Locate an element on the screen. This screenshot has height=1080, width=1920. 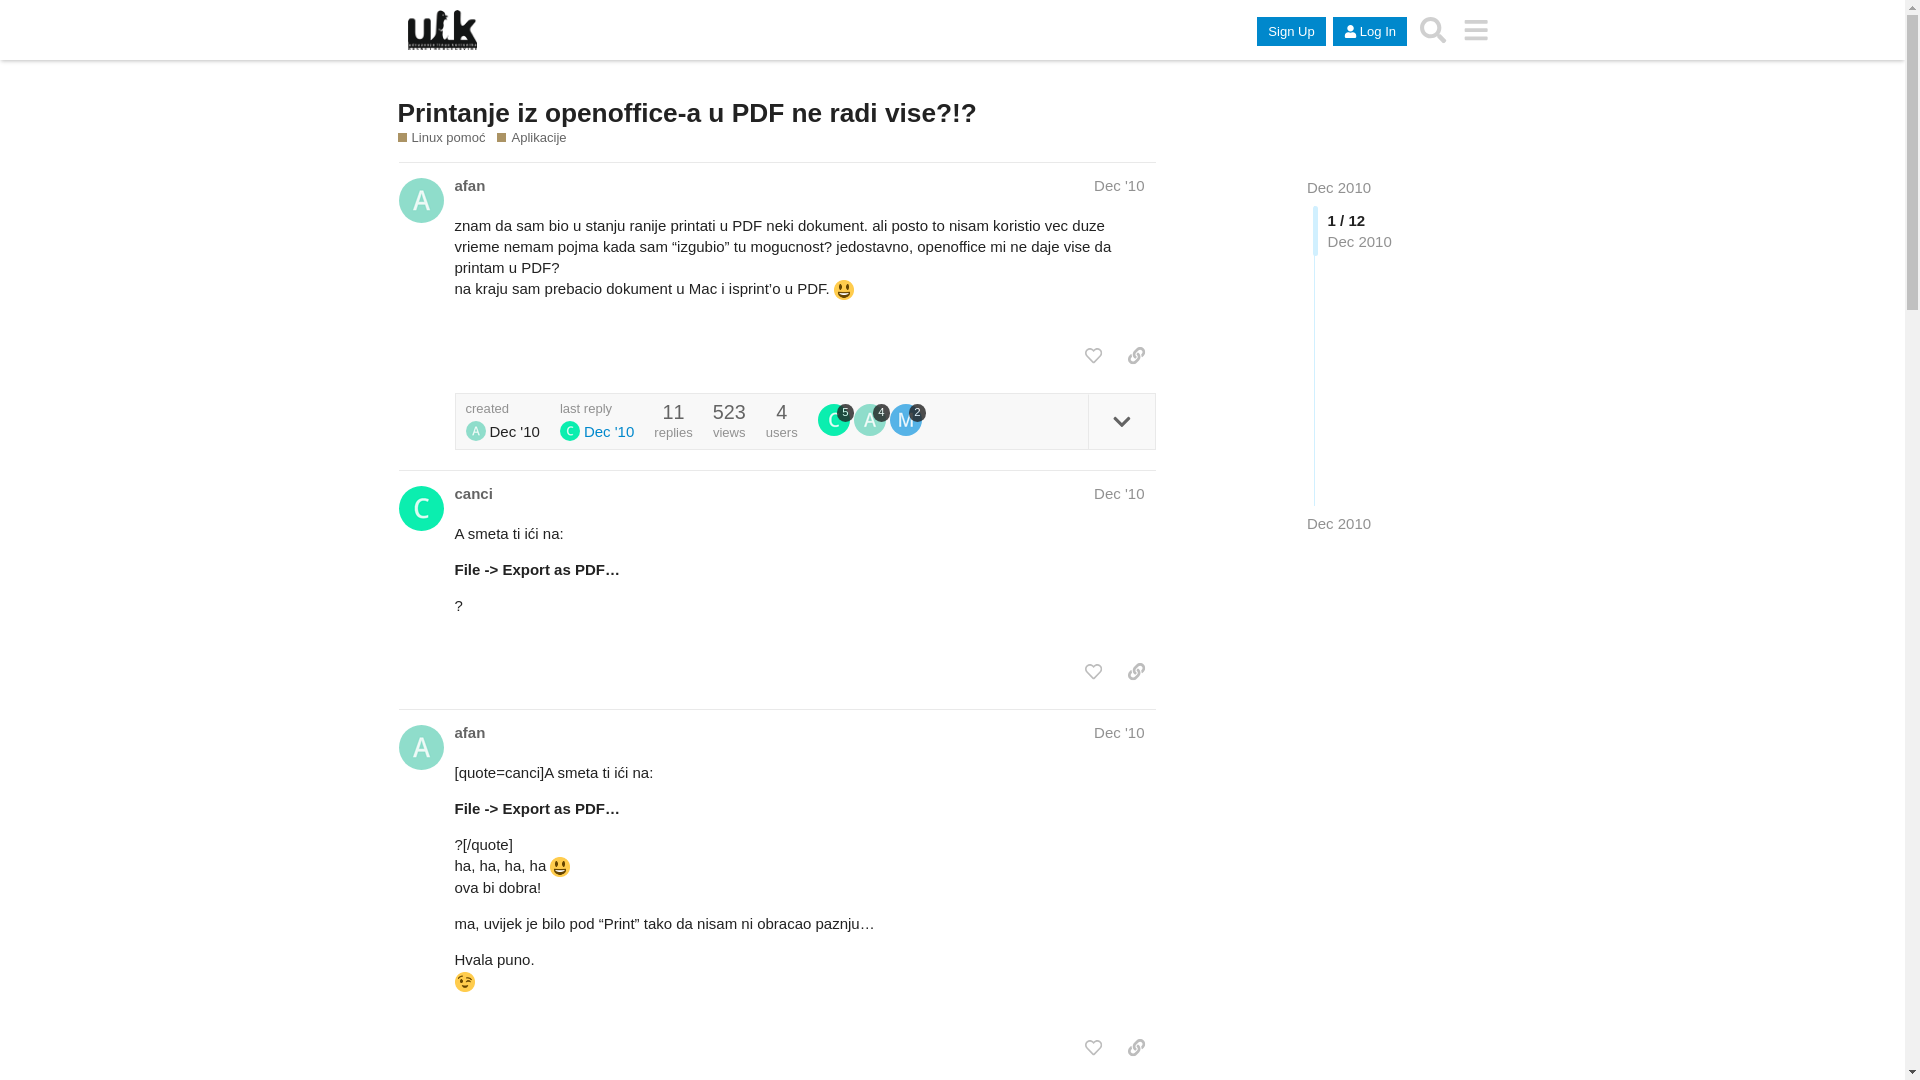
'share a link to this post' is located at coordinates (1117, 354).